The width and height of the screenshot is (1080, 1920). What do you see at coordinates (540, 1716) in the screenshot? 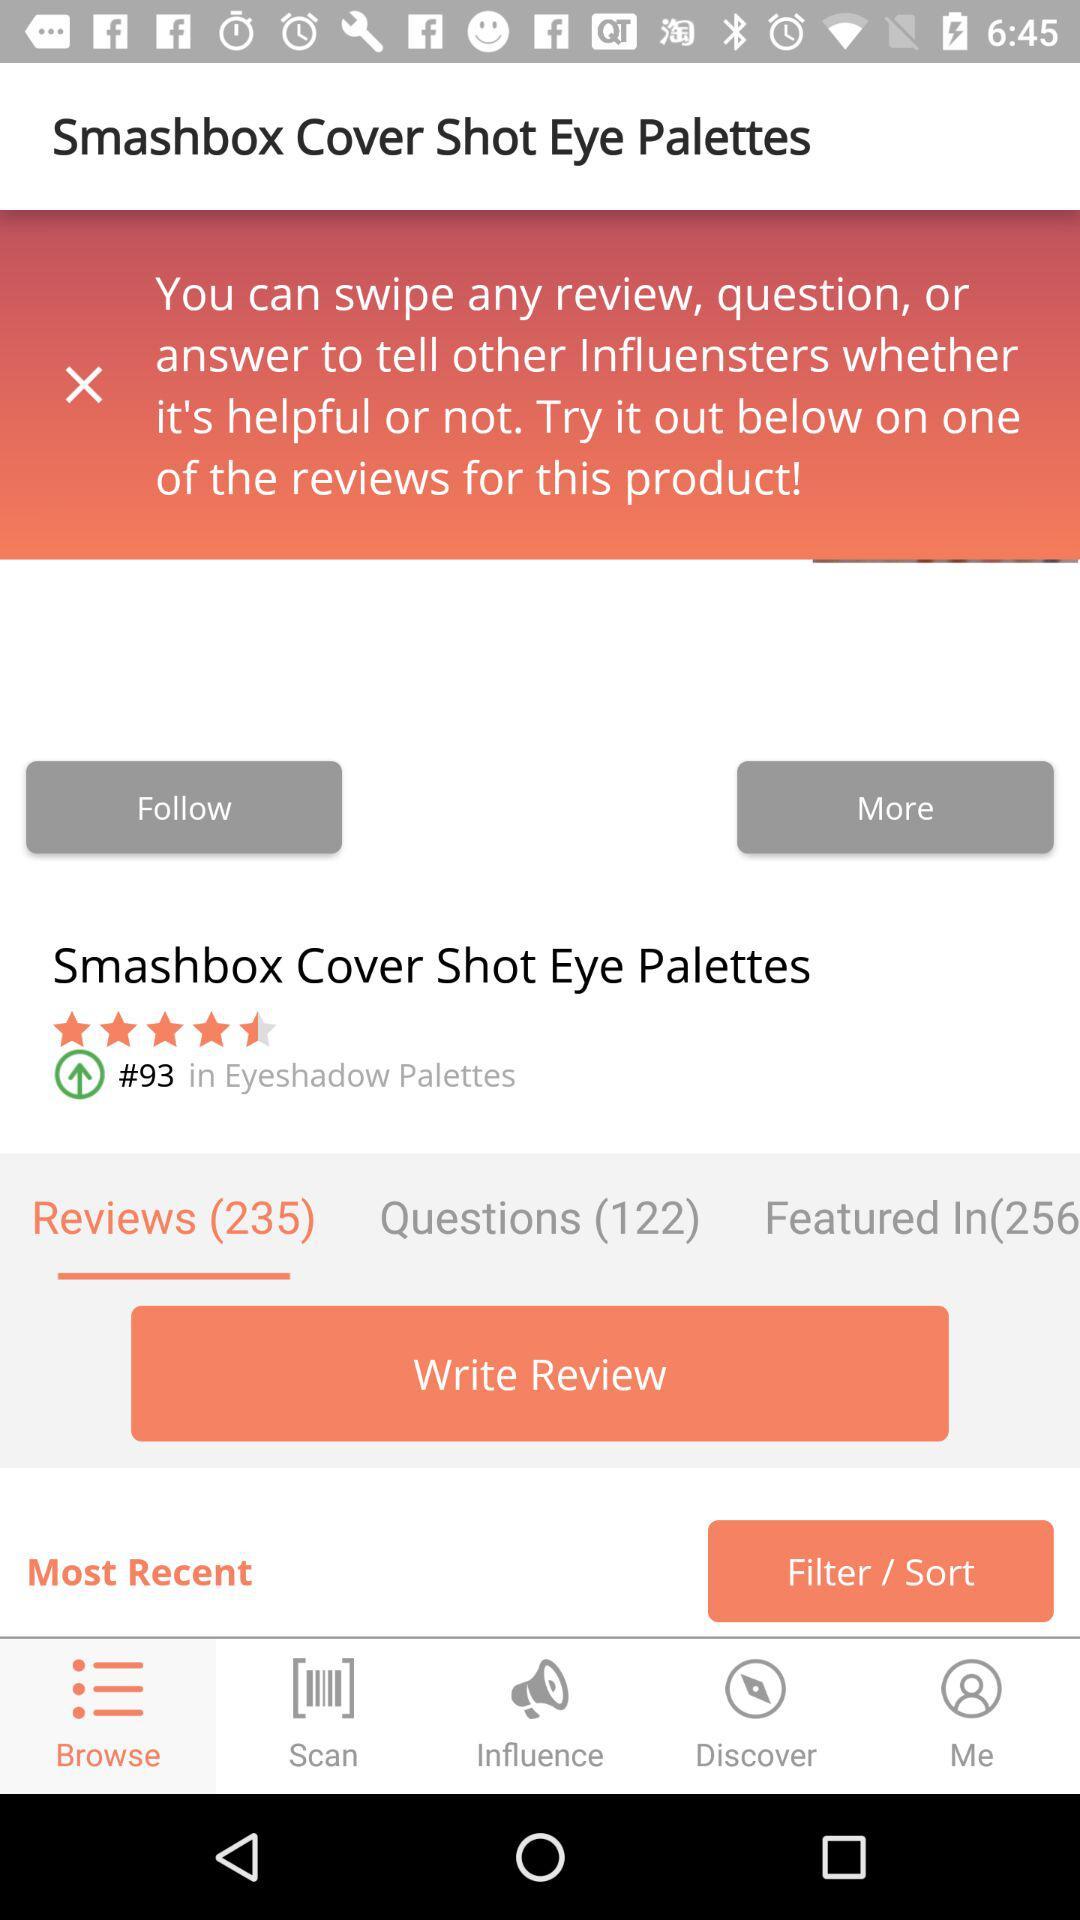
I see `the influence button on the web page` at bounding box center [540, 1716].